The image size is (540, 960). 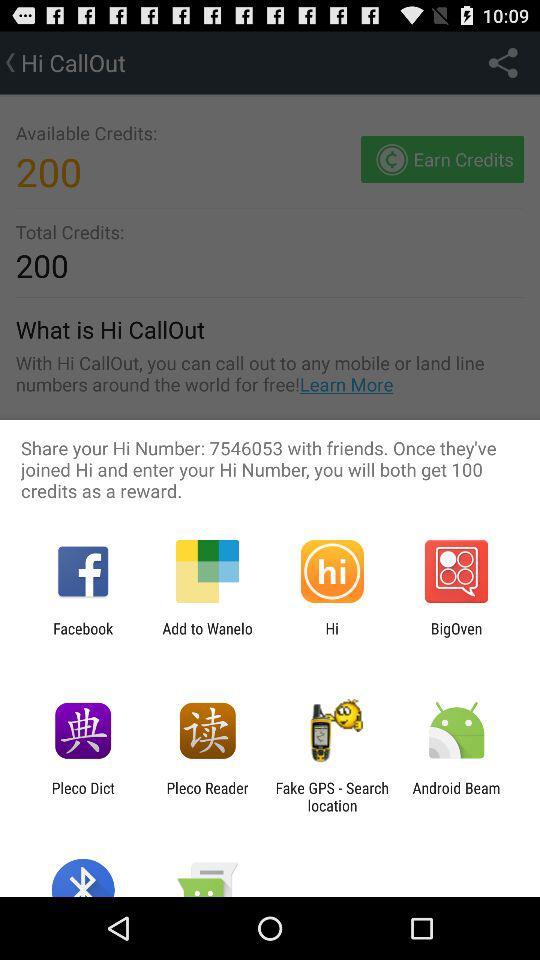 I want to click on app to the right of the facebook app, so click(x=206, y=636).